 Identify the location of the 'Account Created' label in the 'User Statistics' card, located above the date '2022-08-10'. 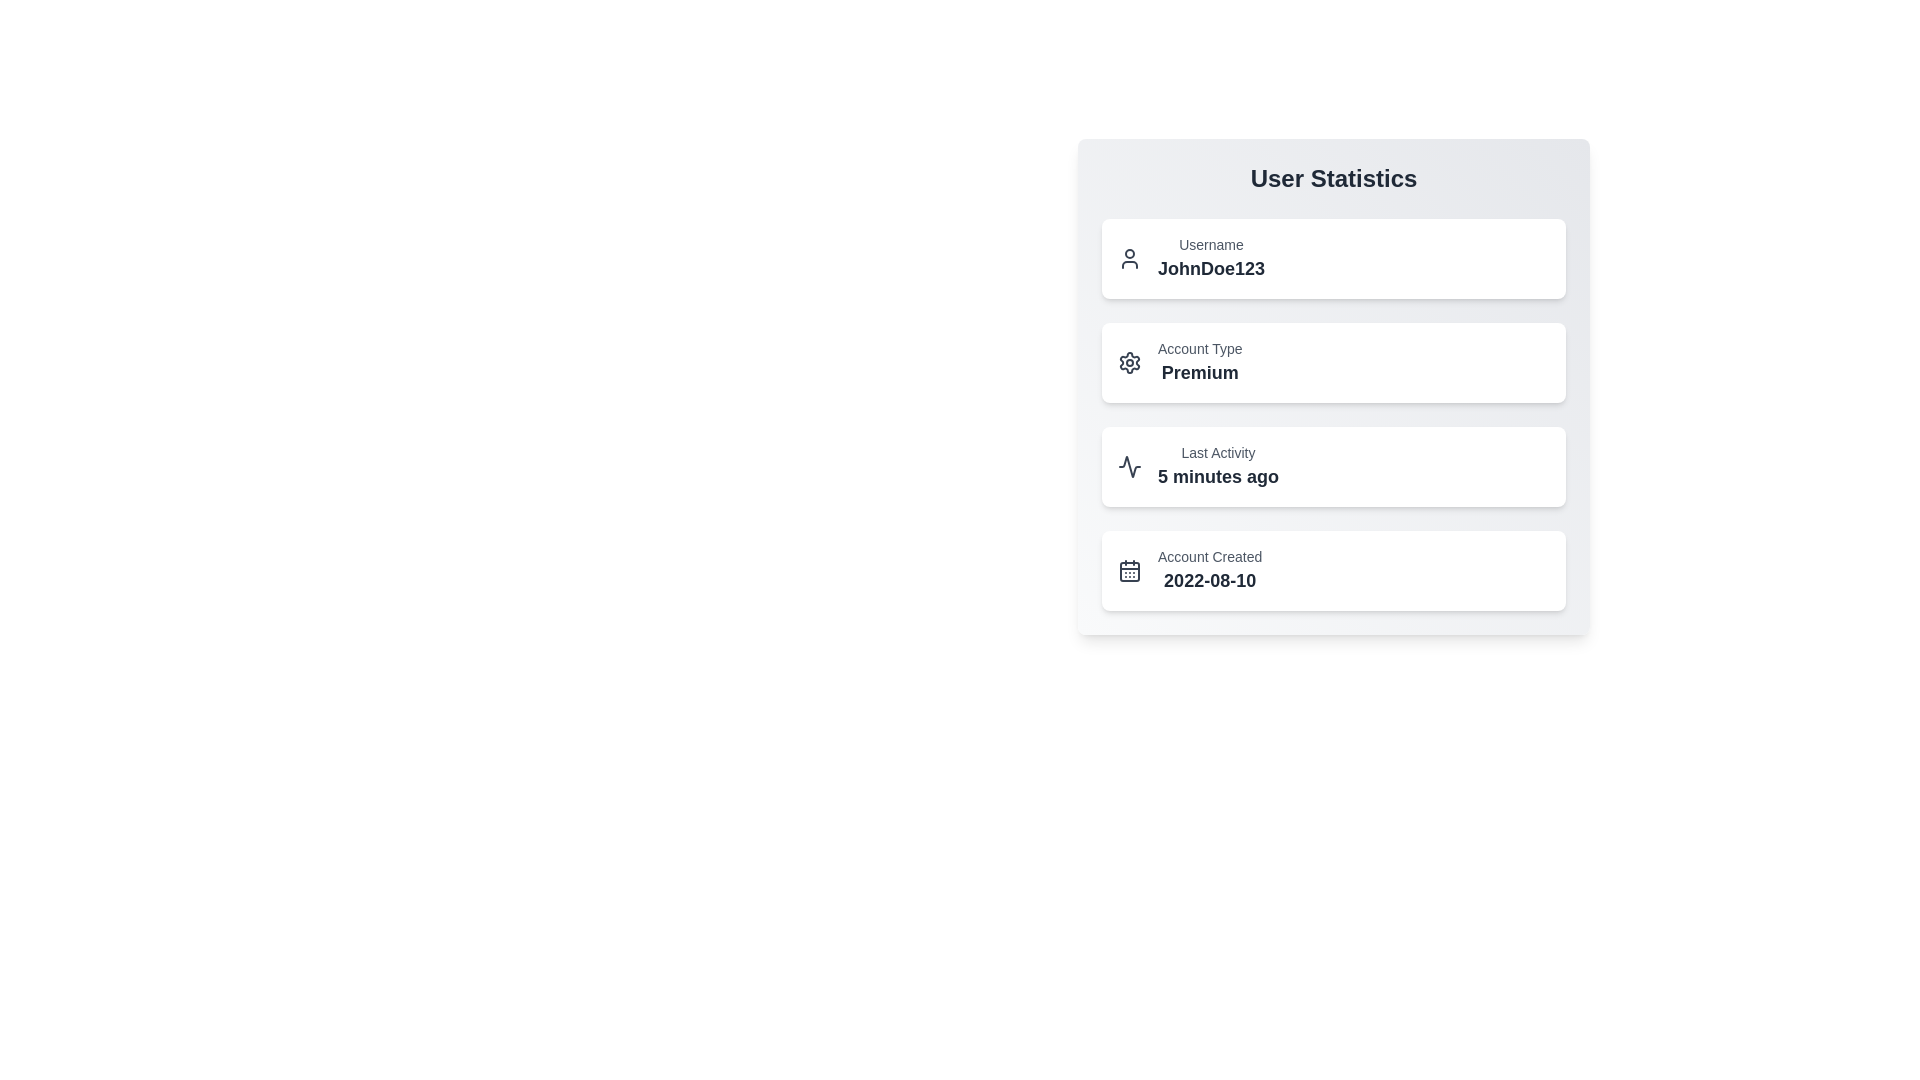
(1209, 556).